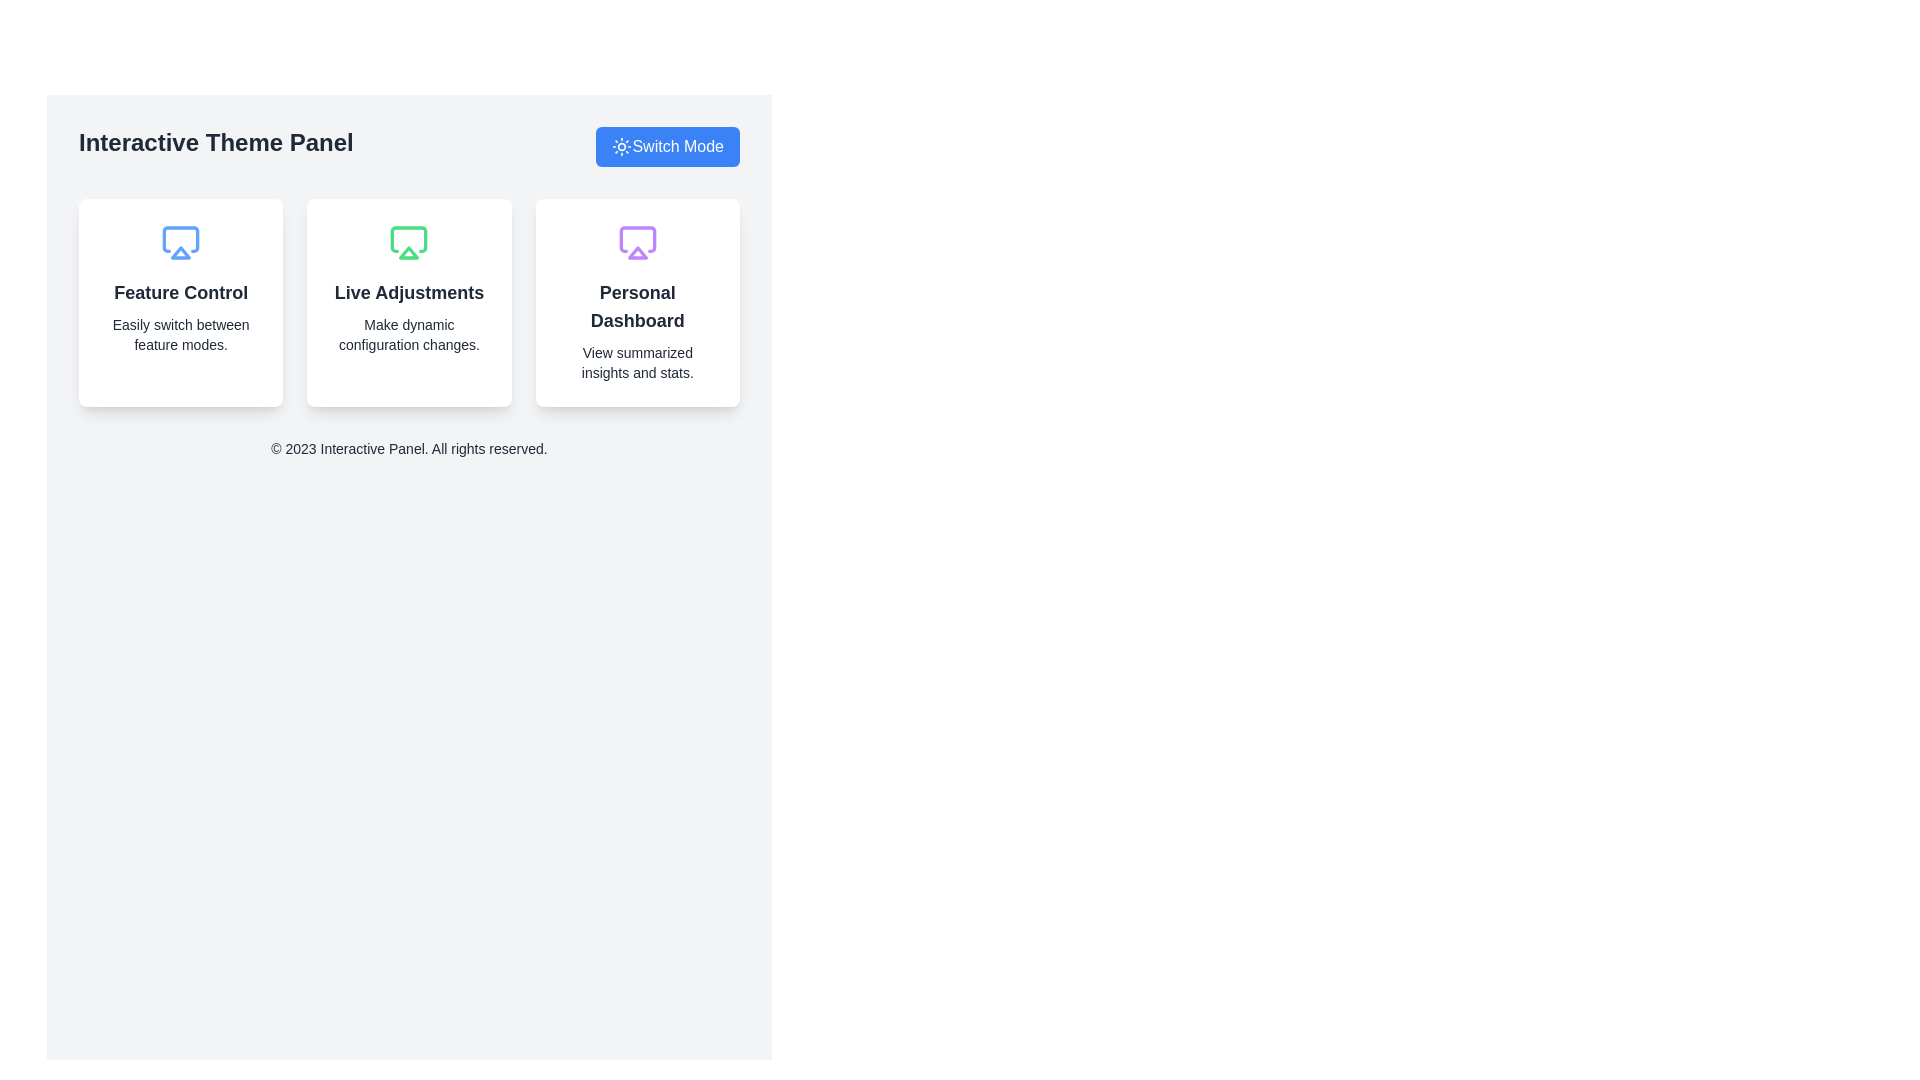 This screenshot has height=1080, width=1920. I want to click on the static text element that serves as the title for the first card in a row of three cards, located near the top portion of the card below the icon, so click(181, 293).